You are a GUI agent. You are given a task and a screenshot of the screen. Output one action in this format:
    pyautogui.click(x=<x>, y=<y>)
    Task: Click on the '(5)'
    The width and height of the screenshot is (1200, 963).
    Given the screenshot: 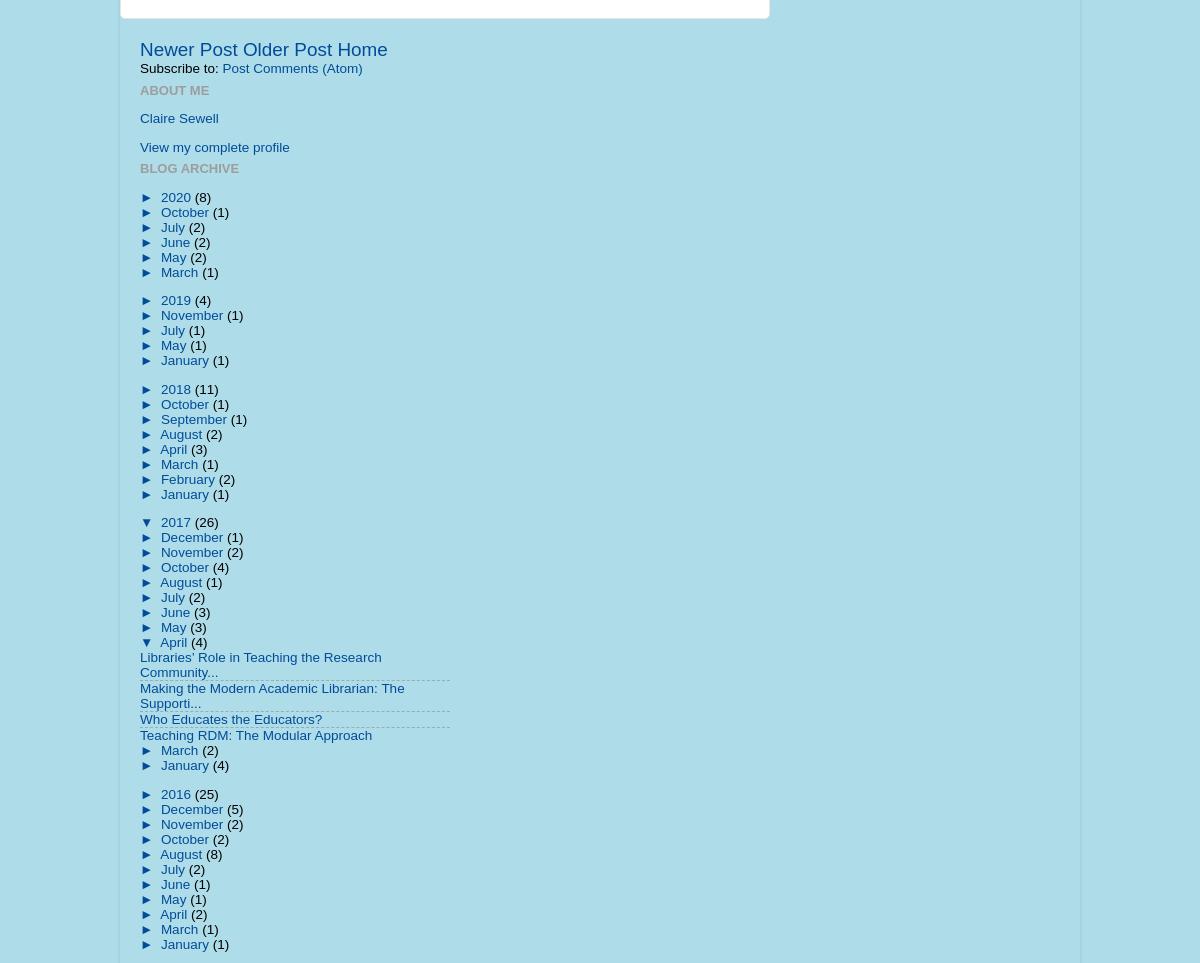 What is the action you would take?
    pyautogui.click(x=233, y=807)
    